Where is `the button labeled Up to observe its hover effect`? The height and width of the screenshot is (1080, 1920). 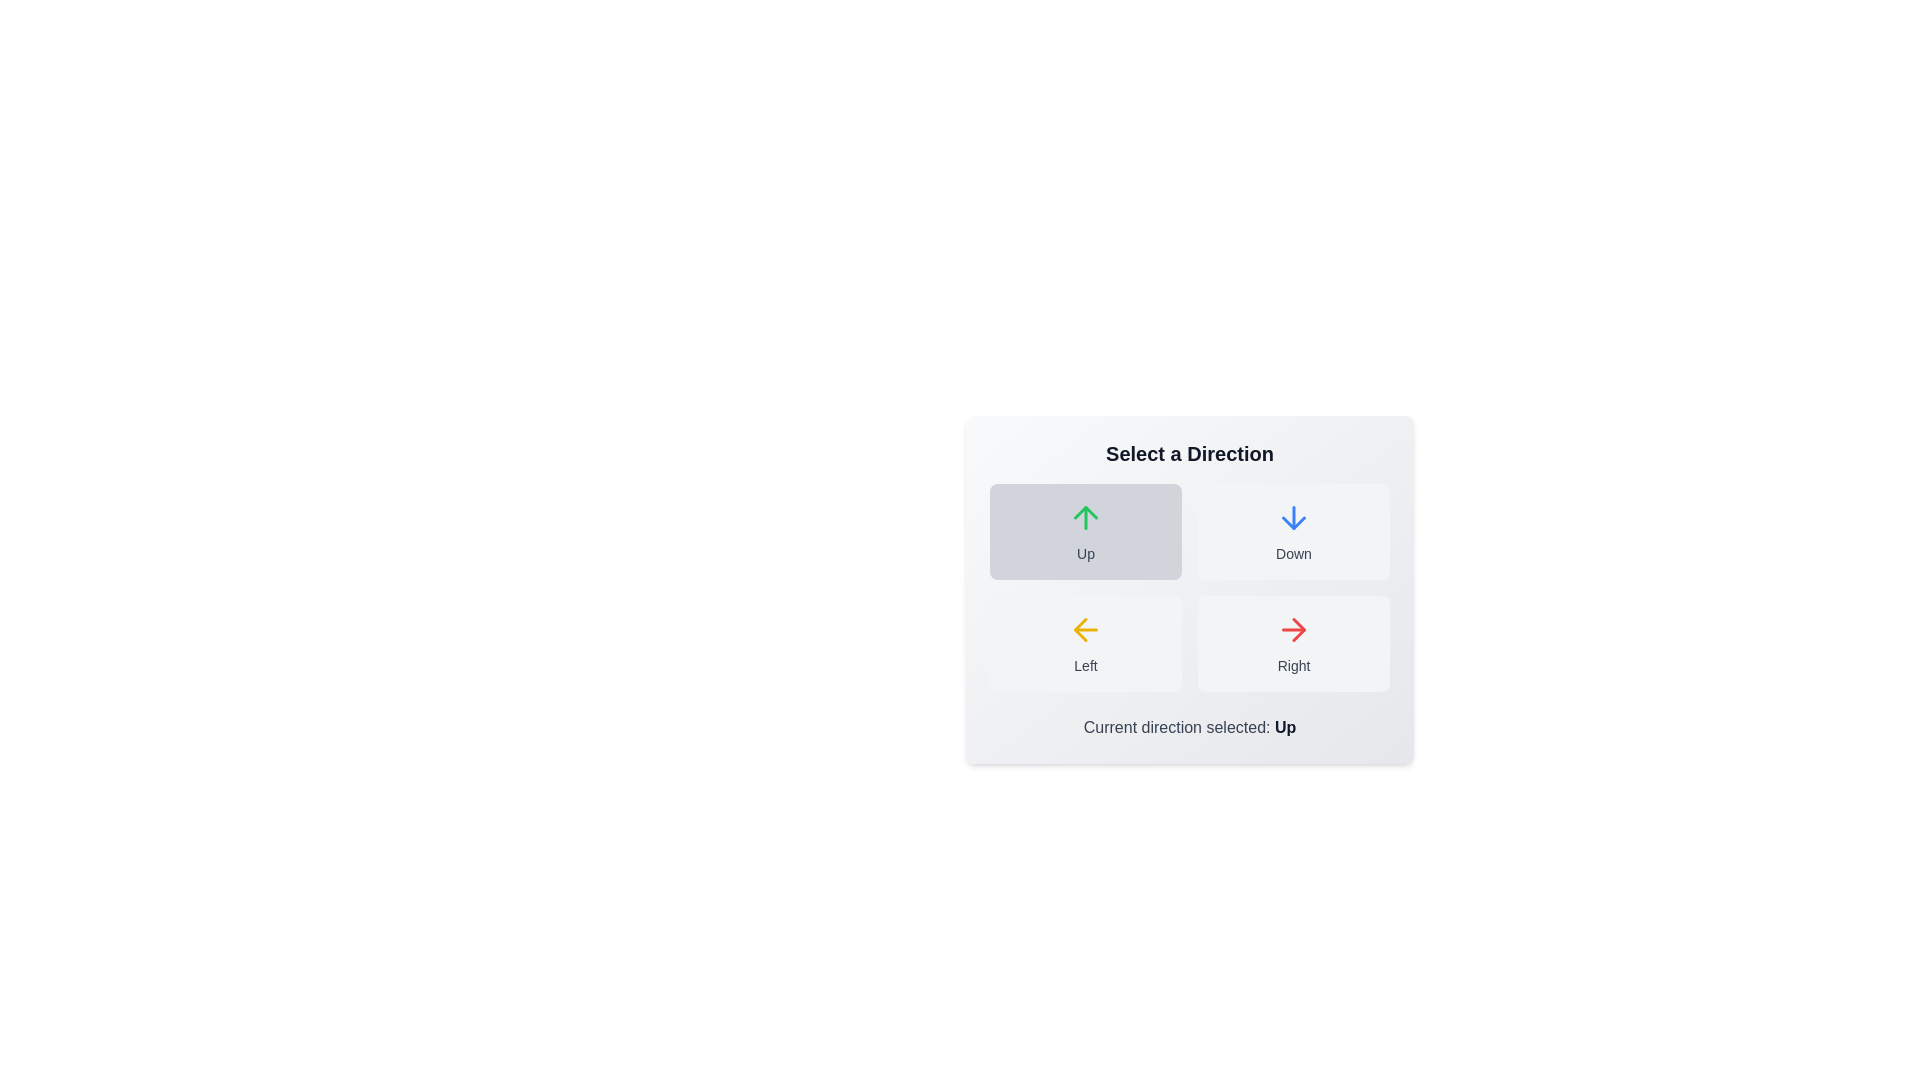 the button labeled Up to observe its hover effect is located at coordinates (1084, 531).